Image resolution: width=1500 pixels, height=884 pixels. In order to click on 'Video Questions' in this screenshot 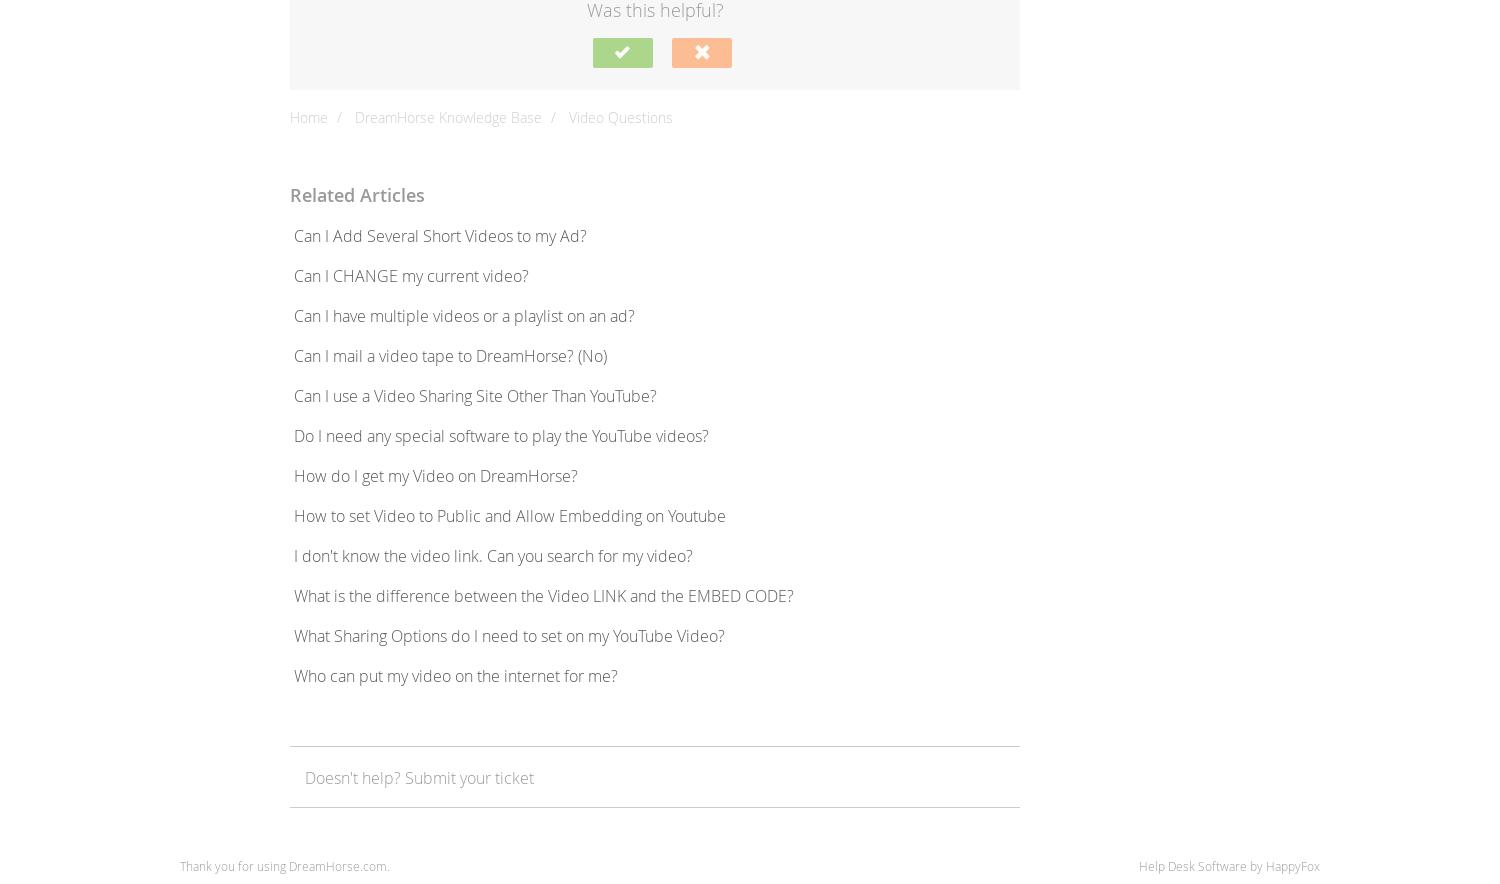, I will do `click(567, 116)`.